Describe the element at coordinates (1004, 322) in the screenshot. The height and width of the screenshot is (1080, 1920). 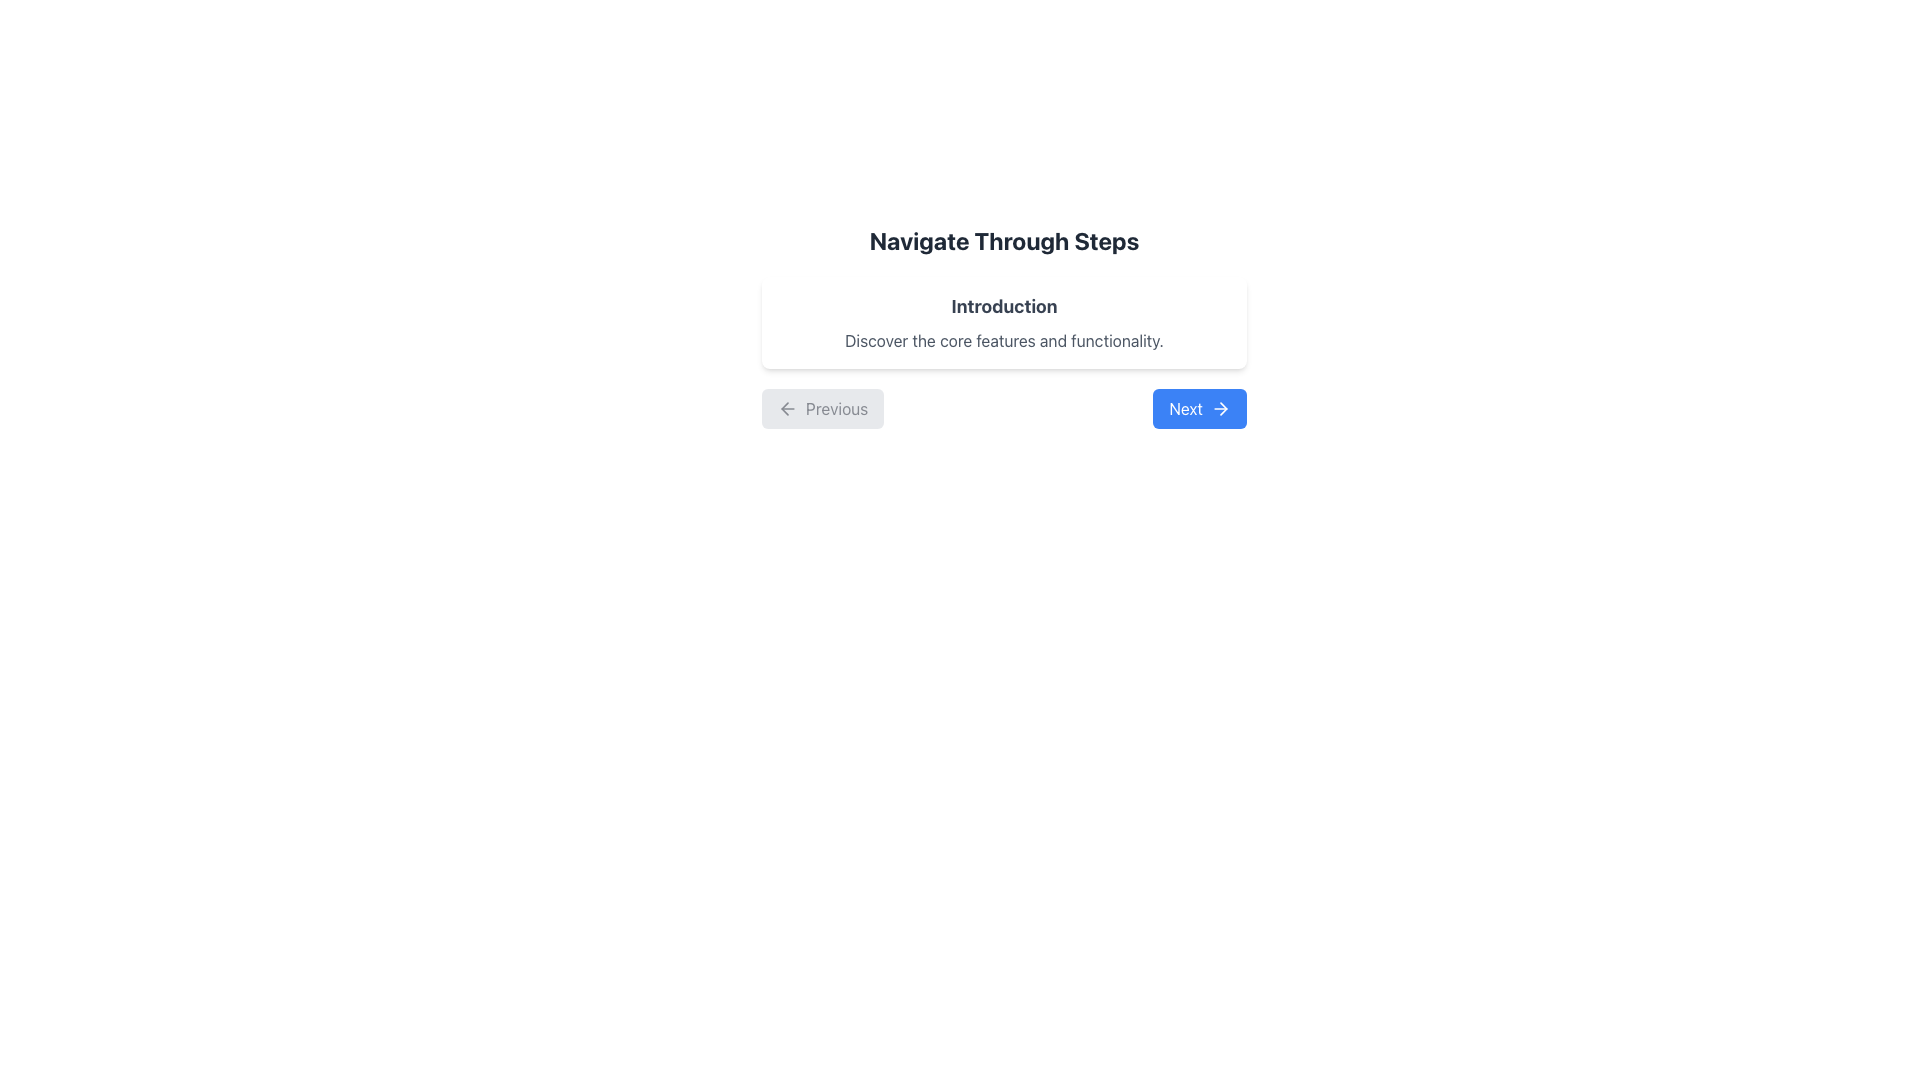
I see `text content of the Section Header titled 'Introduction' which includes the subtitle 'Discover the core features and functionality.'` at that location.